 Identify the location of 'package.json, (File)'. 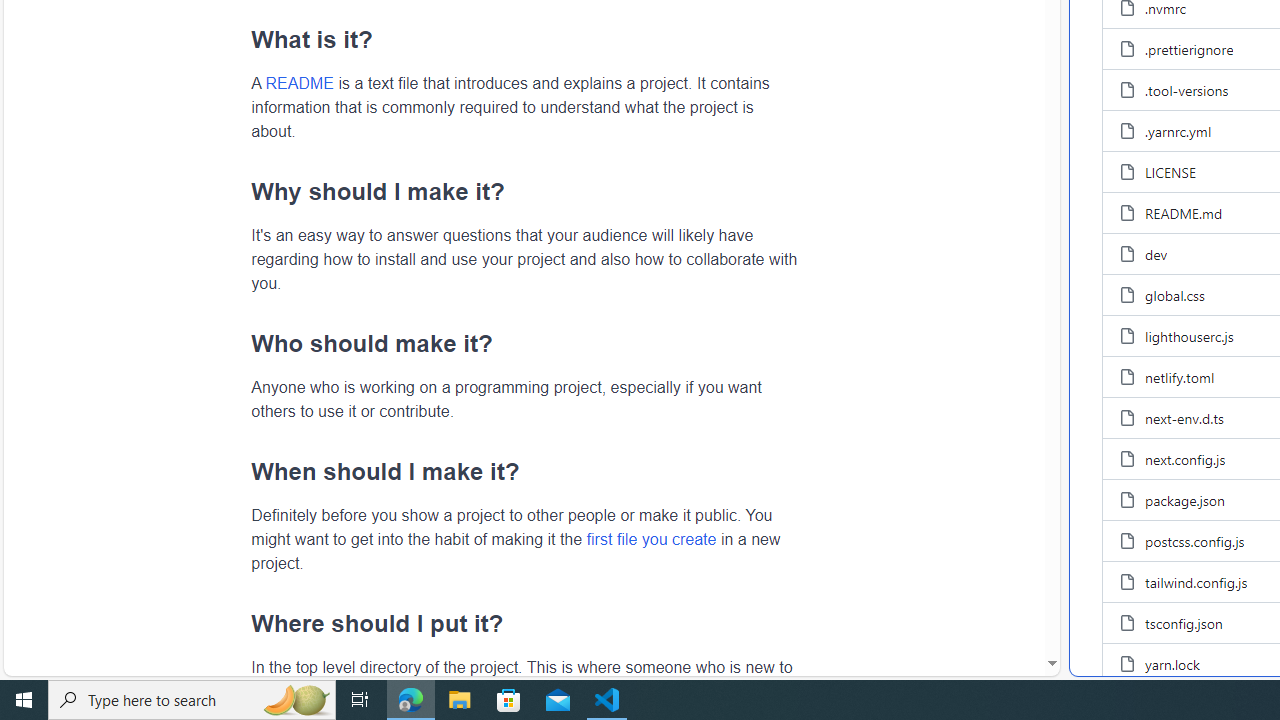
(1185, 499).